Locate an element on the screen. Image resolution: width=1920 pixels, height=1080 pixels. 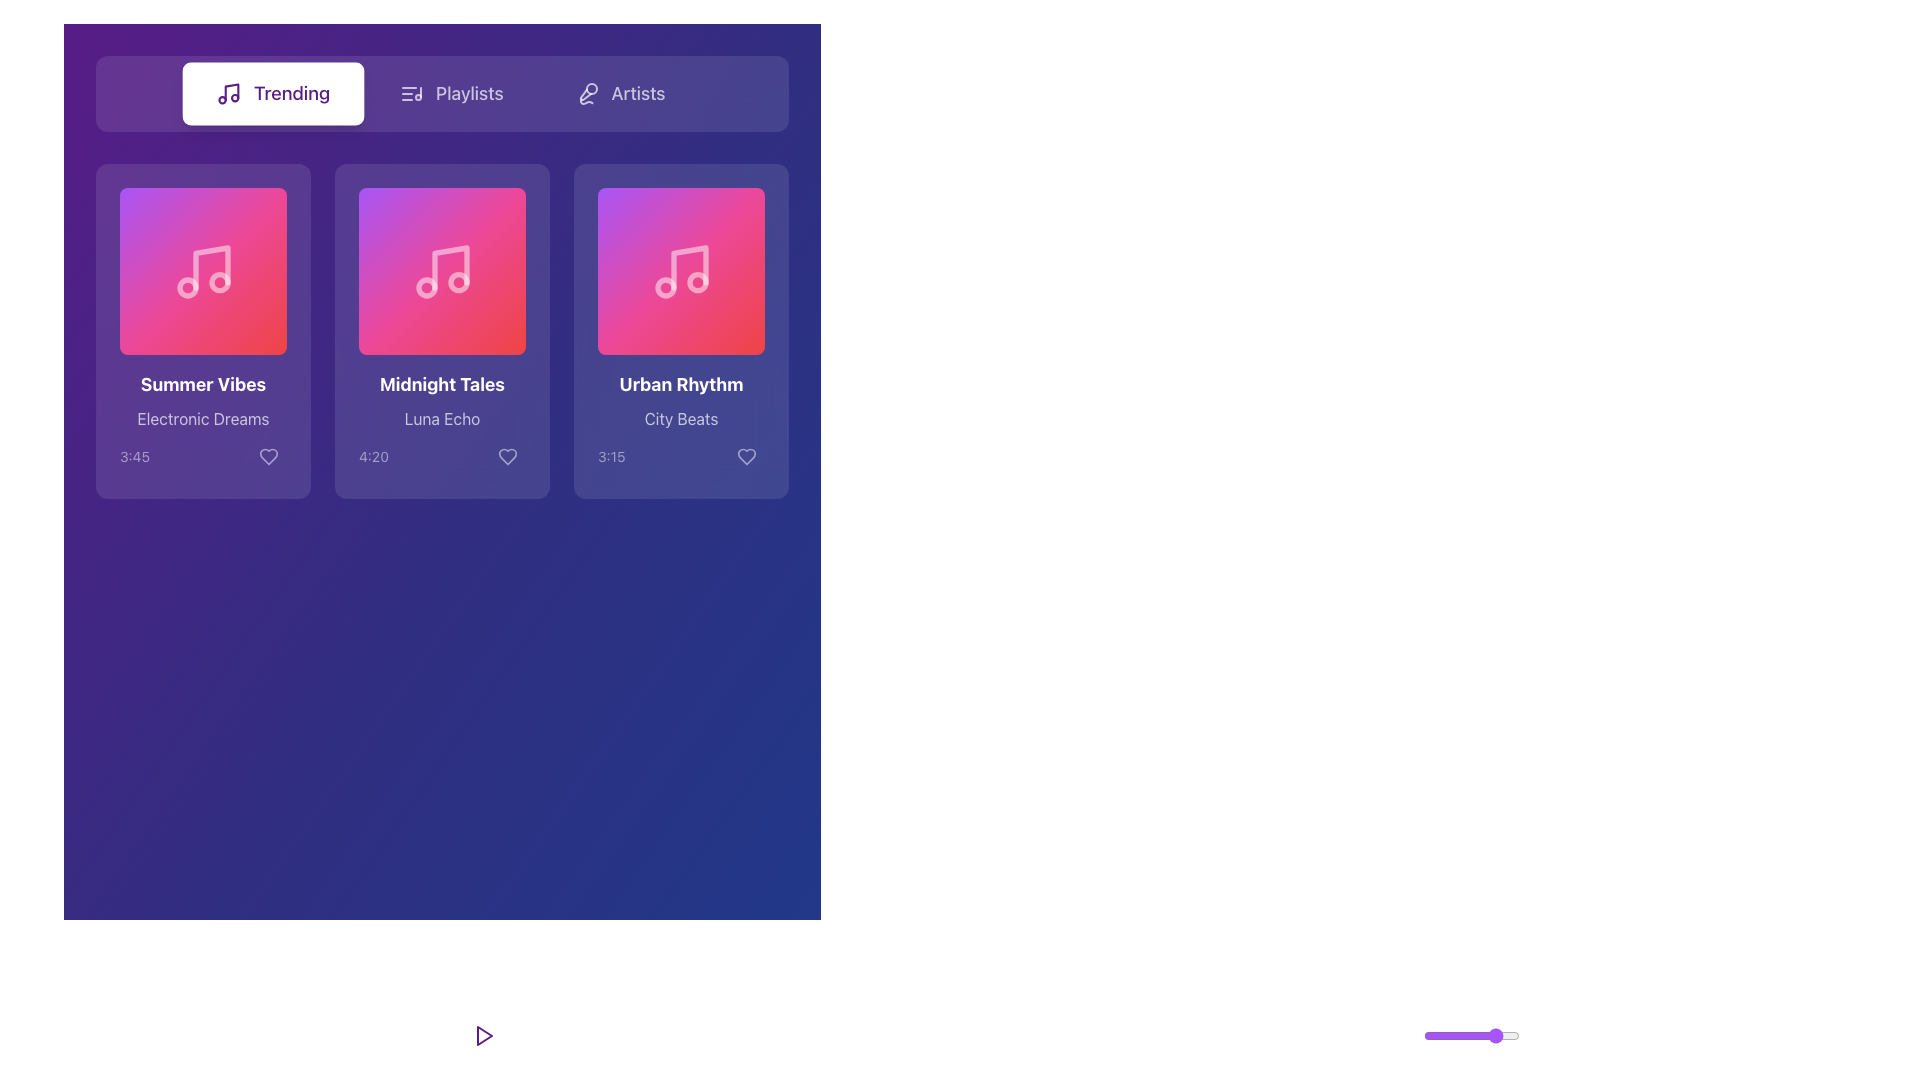
the thumbnail for the 'Summer Vibes' content is located at coordinates (203, 271).